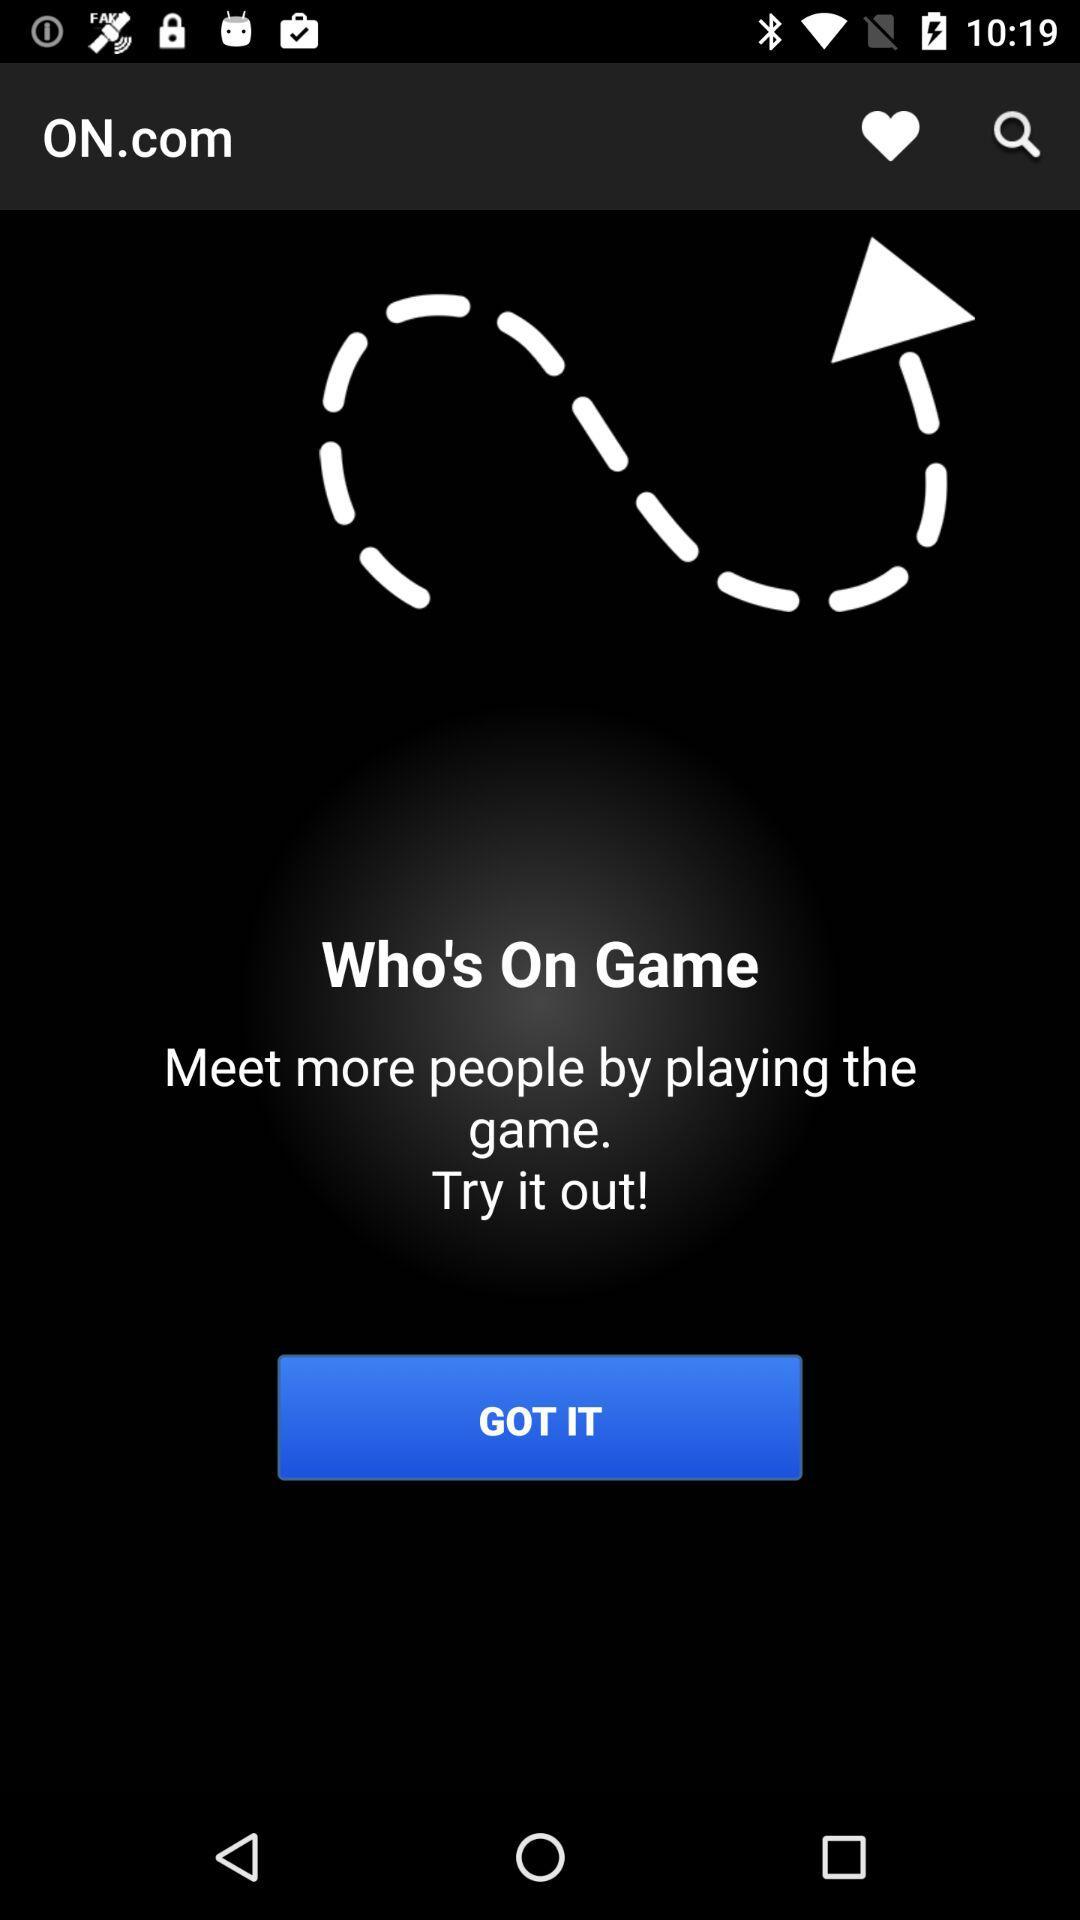 The image size is (1080, 1920). Describe the element at coordinates (540, 1419) in the screenshot. I see `the got it item` at that location.